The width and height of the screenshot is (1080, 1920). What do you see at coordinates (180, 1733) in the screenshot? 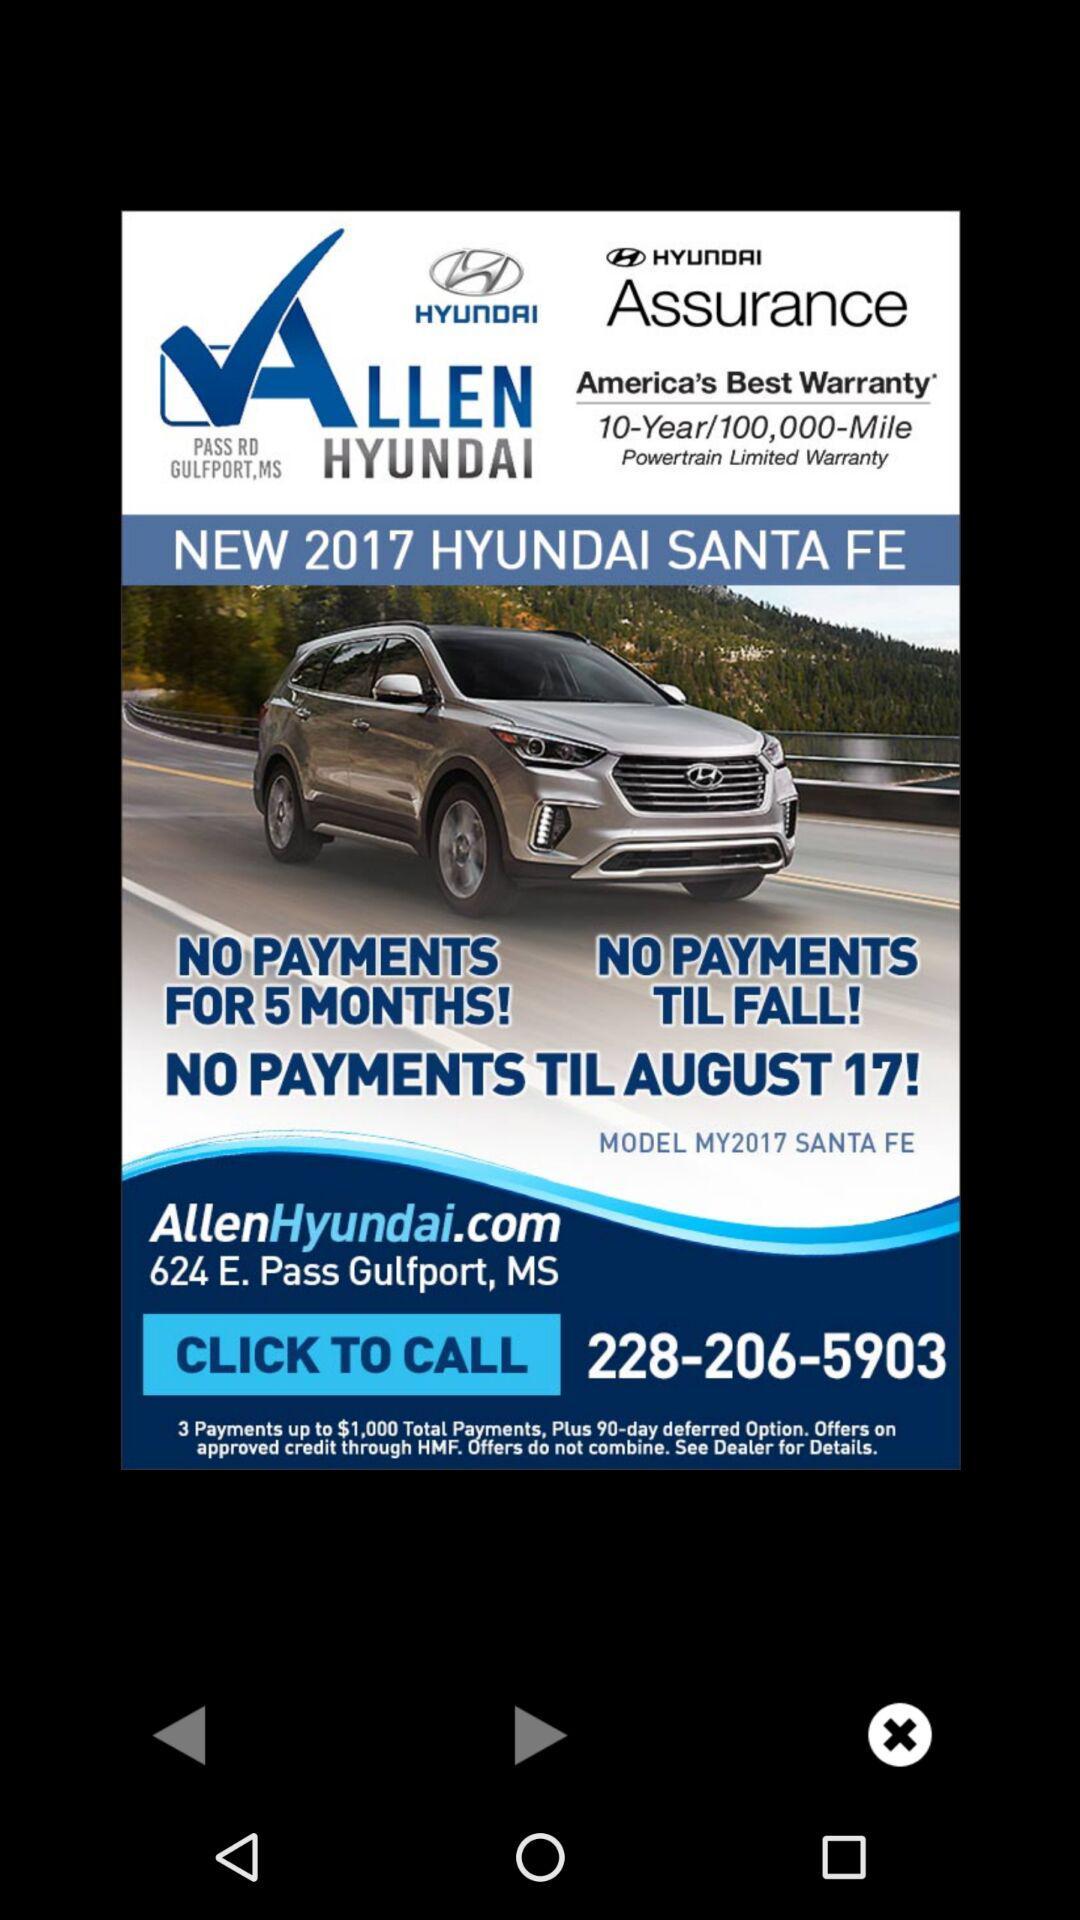
I see `for back` at bounding box center [180, 1733].